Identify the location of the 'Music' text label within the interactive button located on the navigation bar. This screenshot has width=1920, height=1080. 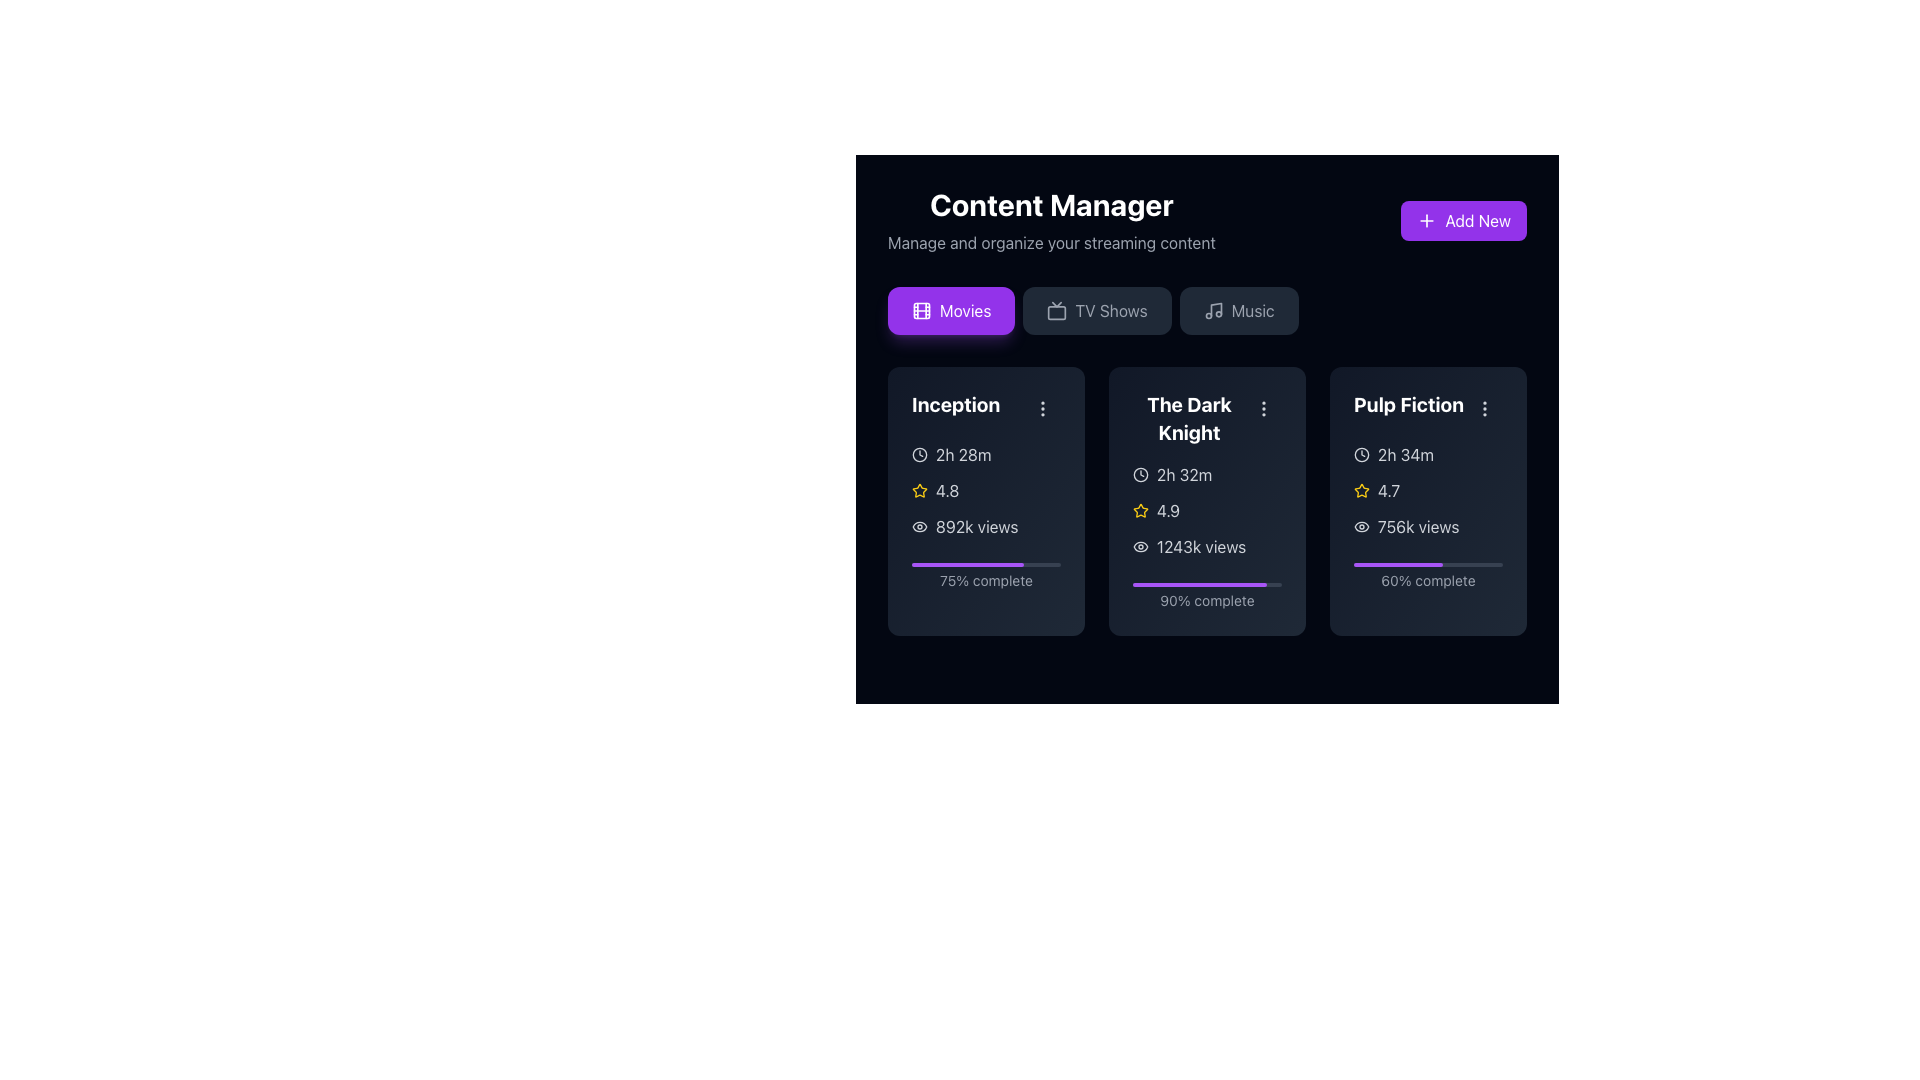
(1252, 311).